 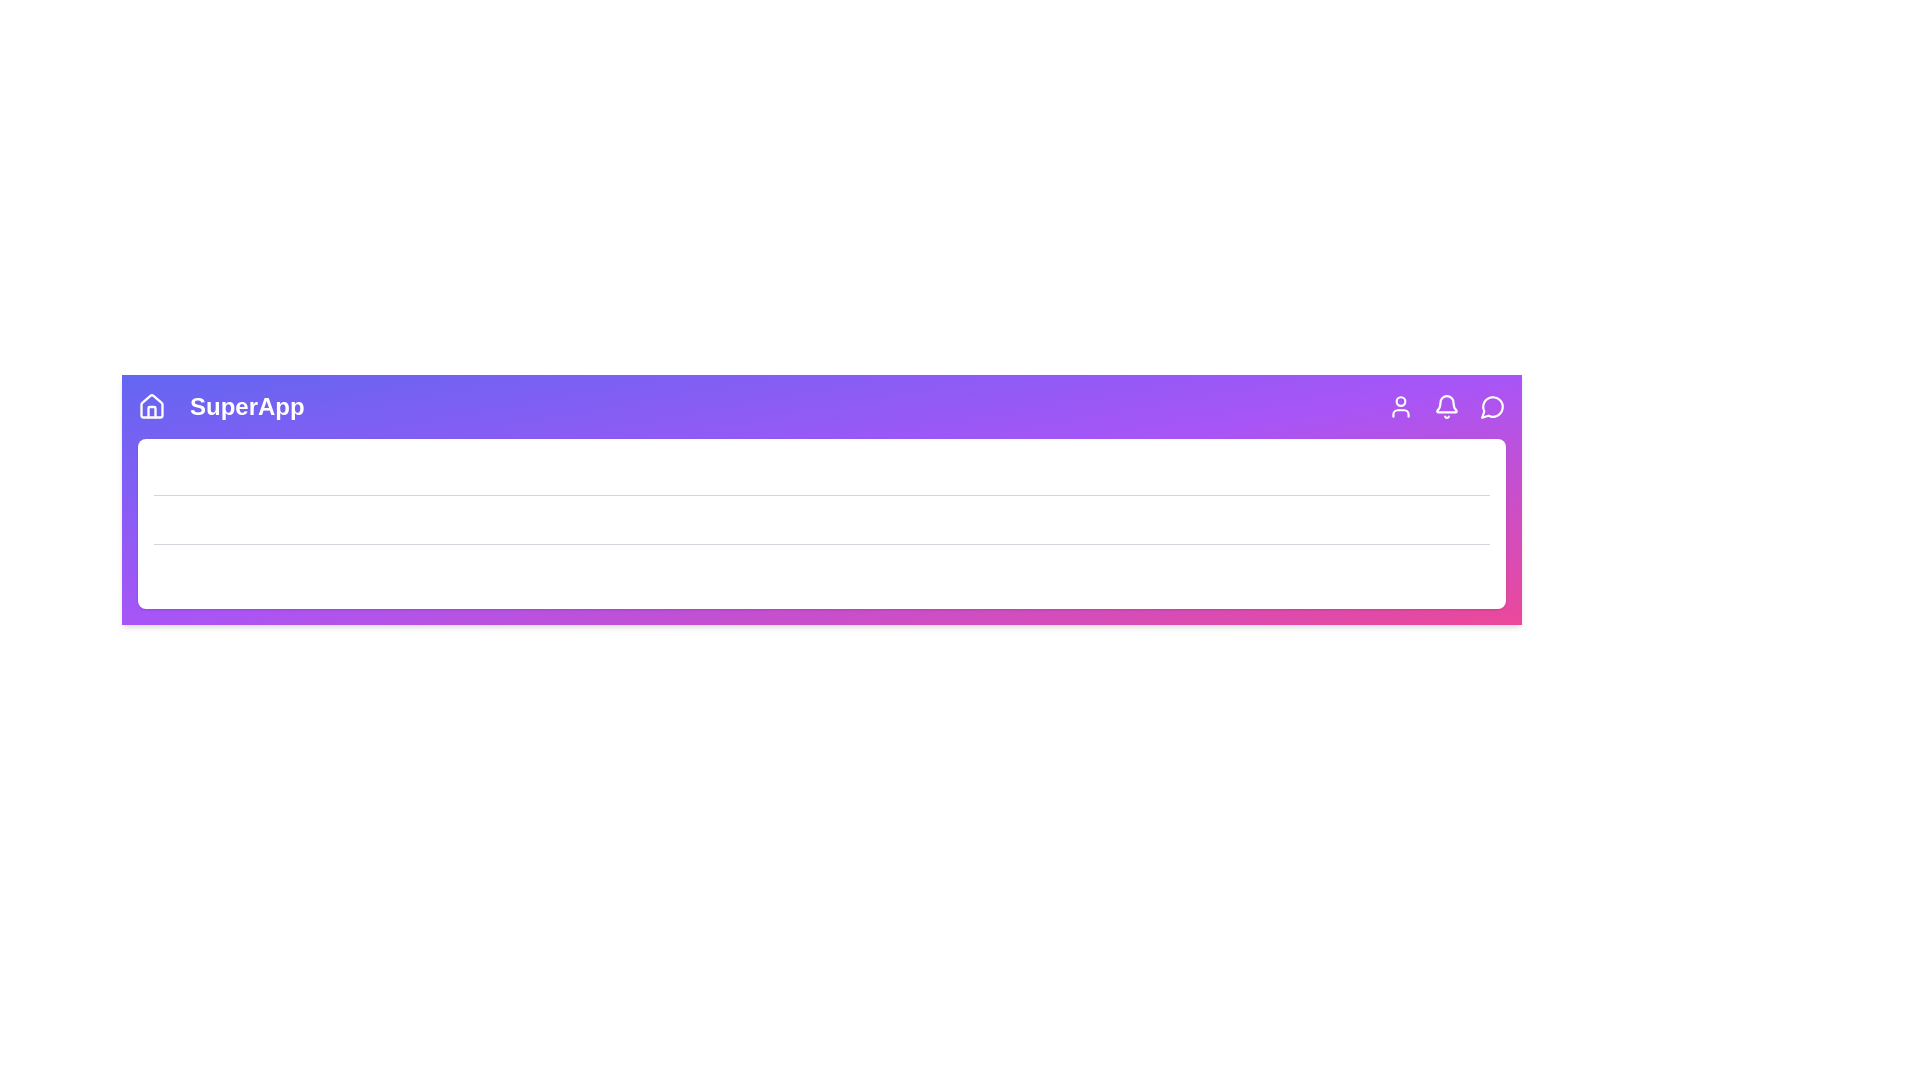 What do you see at coordinates (1446, 406) in the screenshot?
I see `the Bell icon to see its hover effect` at bounding box center [1446, 406].